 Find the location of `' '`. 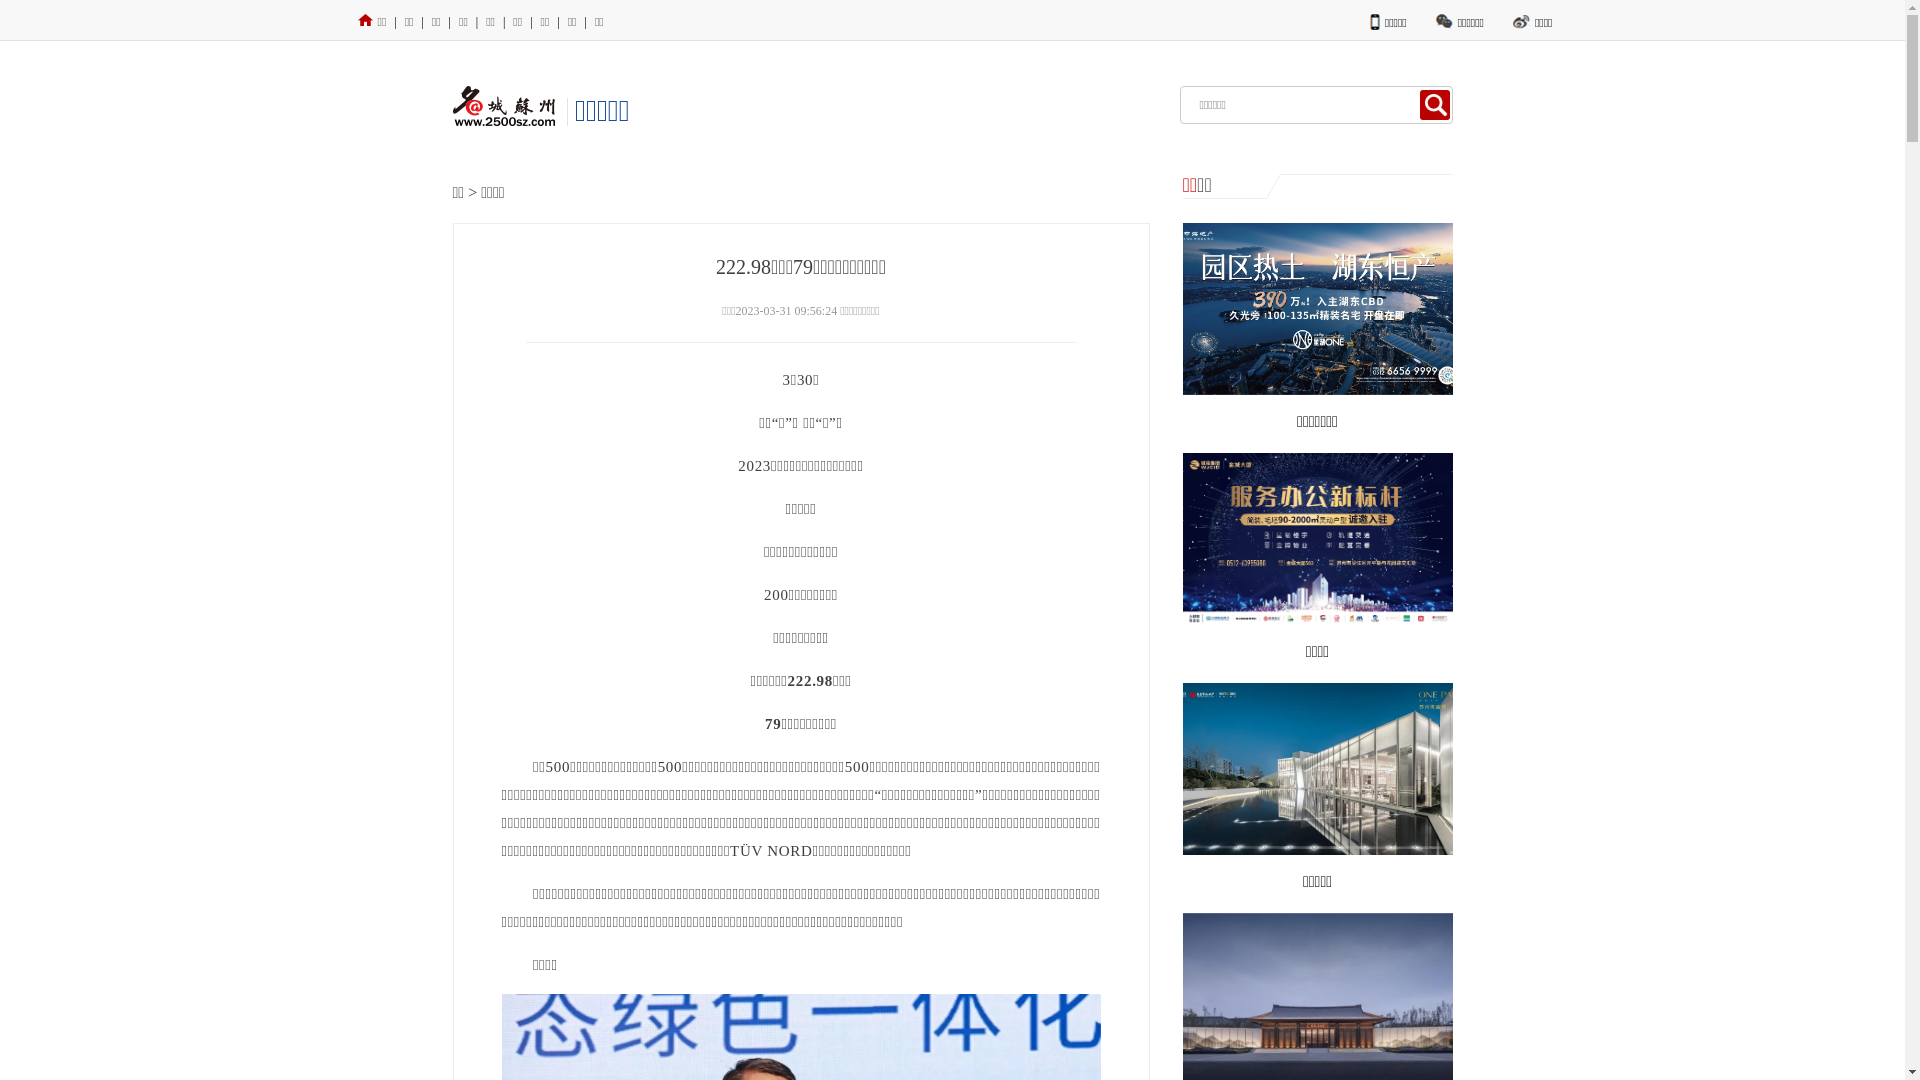

' ' is located at coordinates (1434, 104).